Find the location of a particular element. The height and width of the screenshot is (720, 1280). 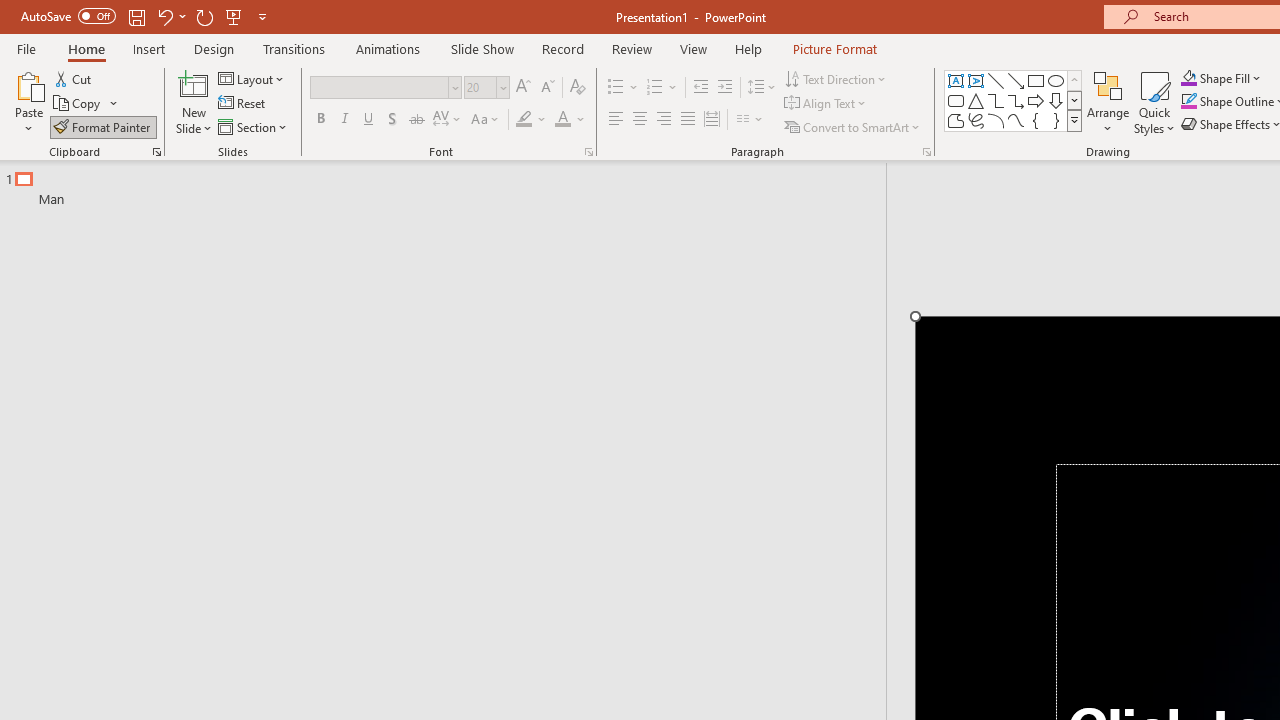

'Text Highlight Color' is located at coordinates (531, 119).